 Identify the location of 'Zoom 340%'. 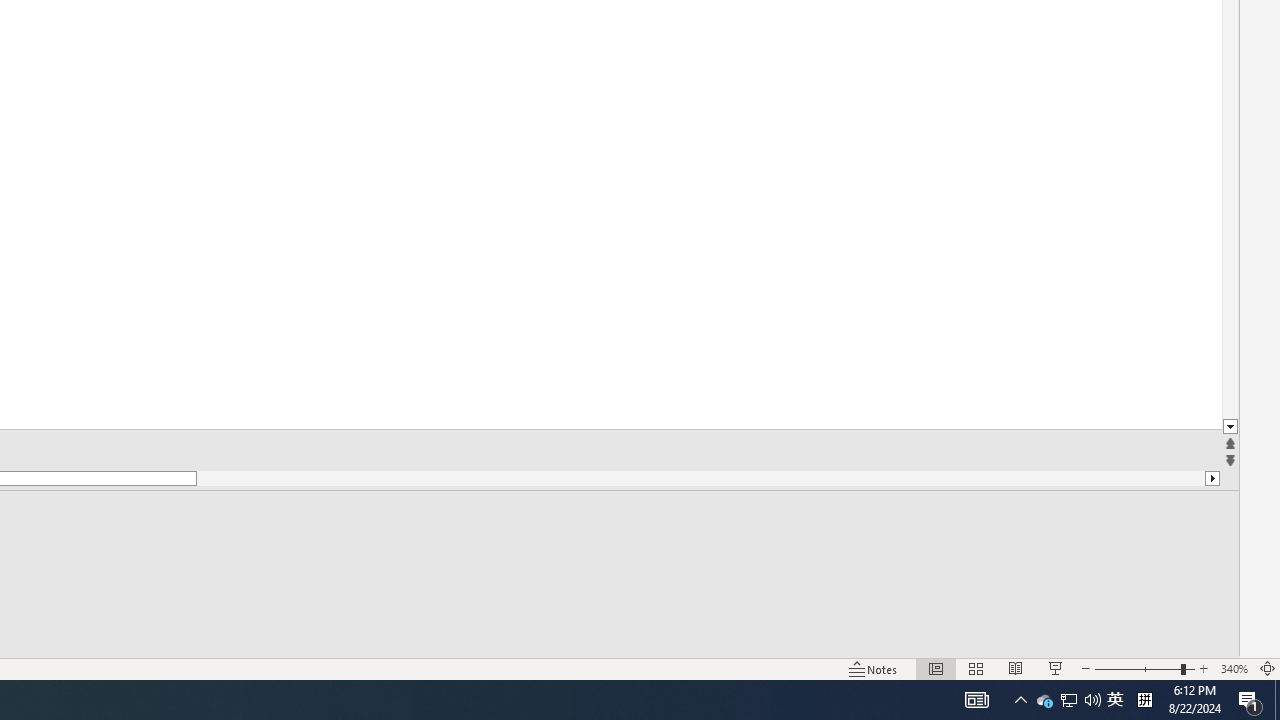
(1233, 669).